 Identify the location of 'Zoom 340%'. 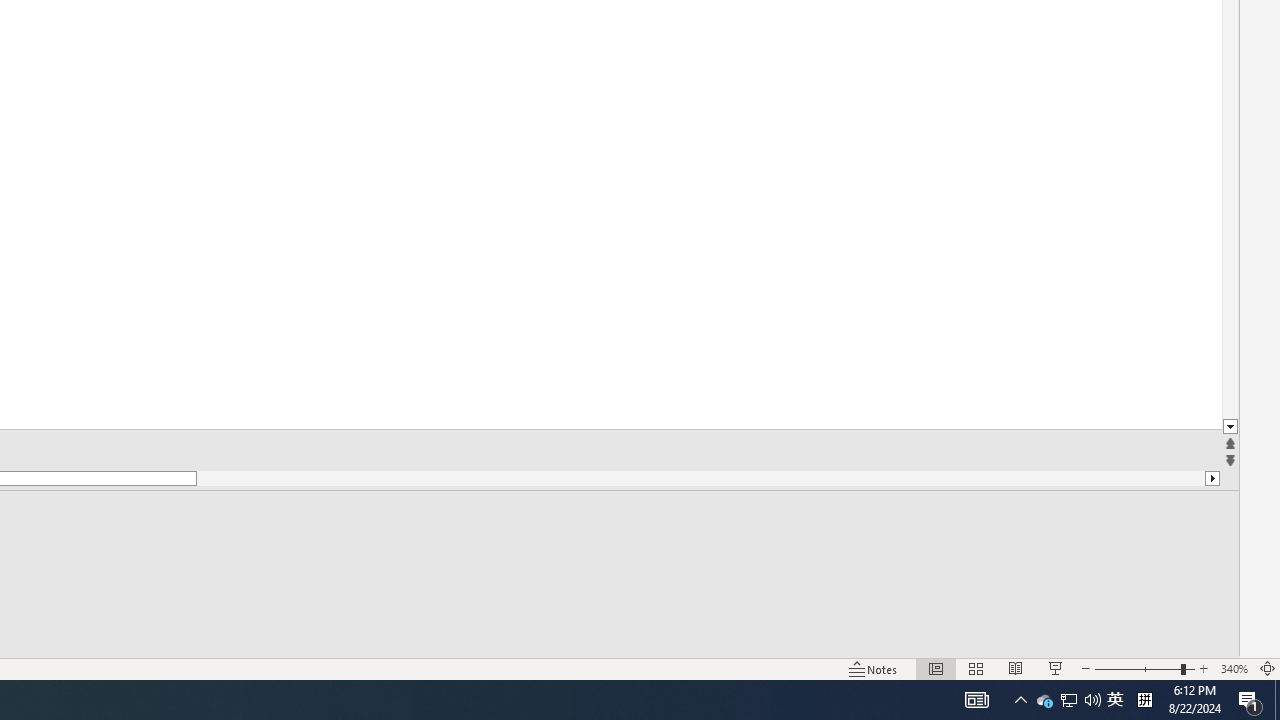
(1233, 669).